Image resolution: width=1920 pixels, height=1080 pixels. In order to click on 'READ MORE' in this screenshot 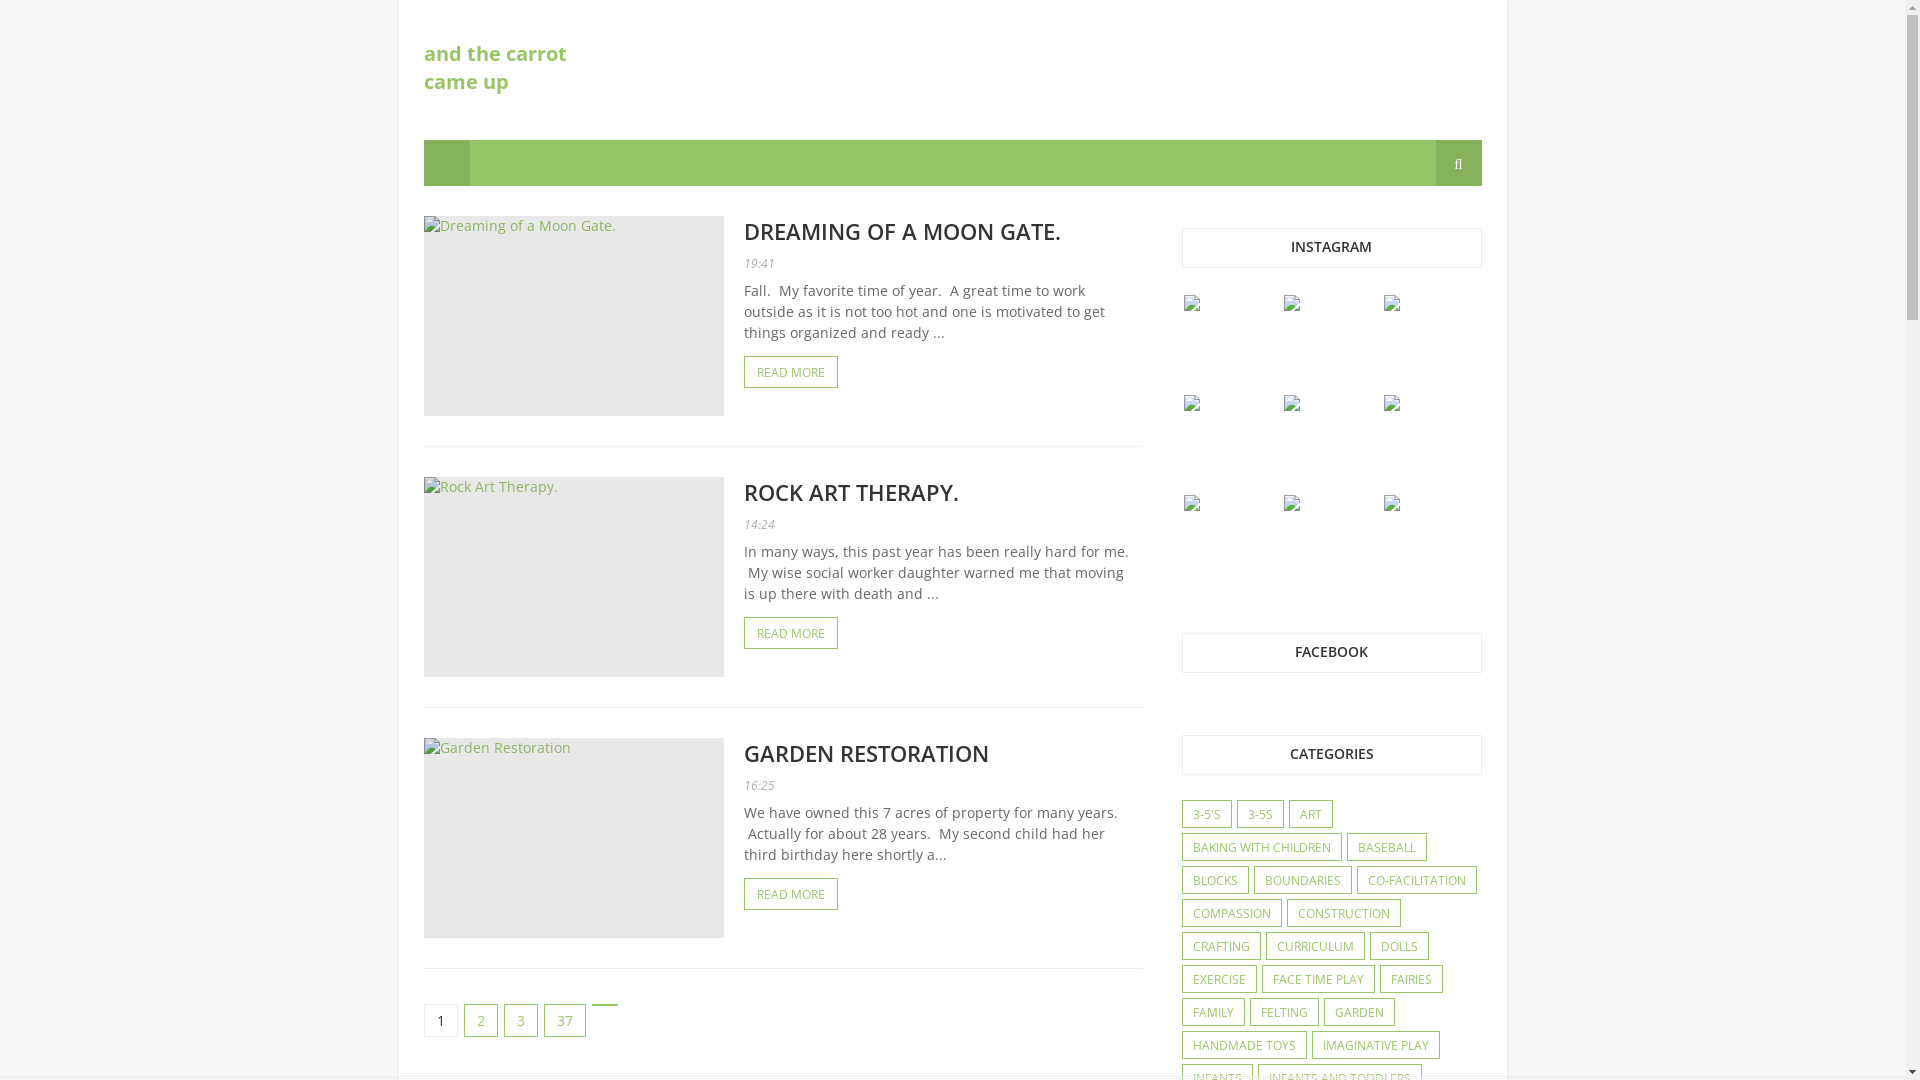, I will do `click(790, 893)`.